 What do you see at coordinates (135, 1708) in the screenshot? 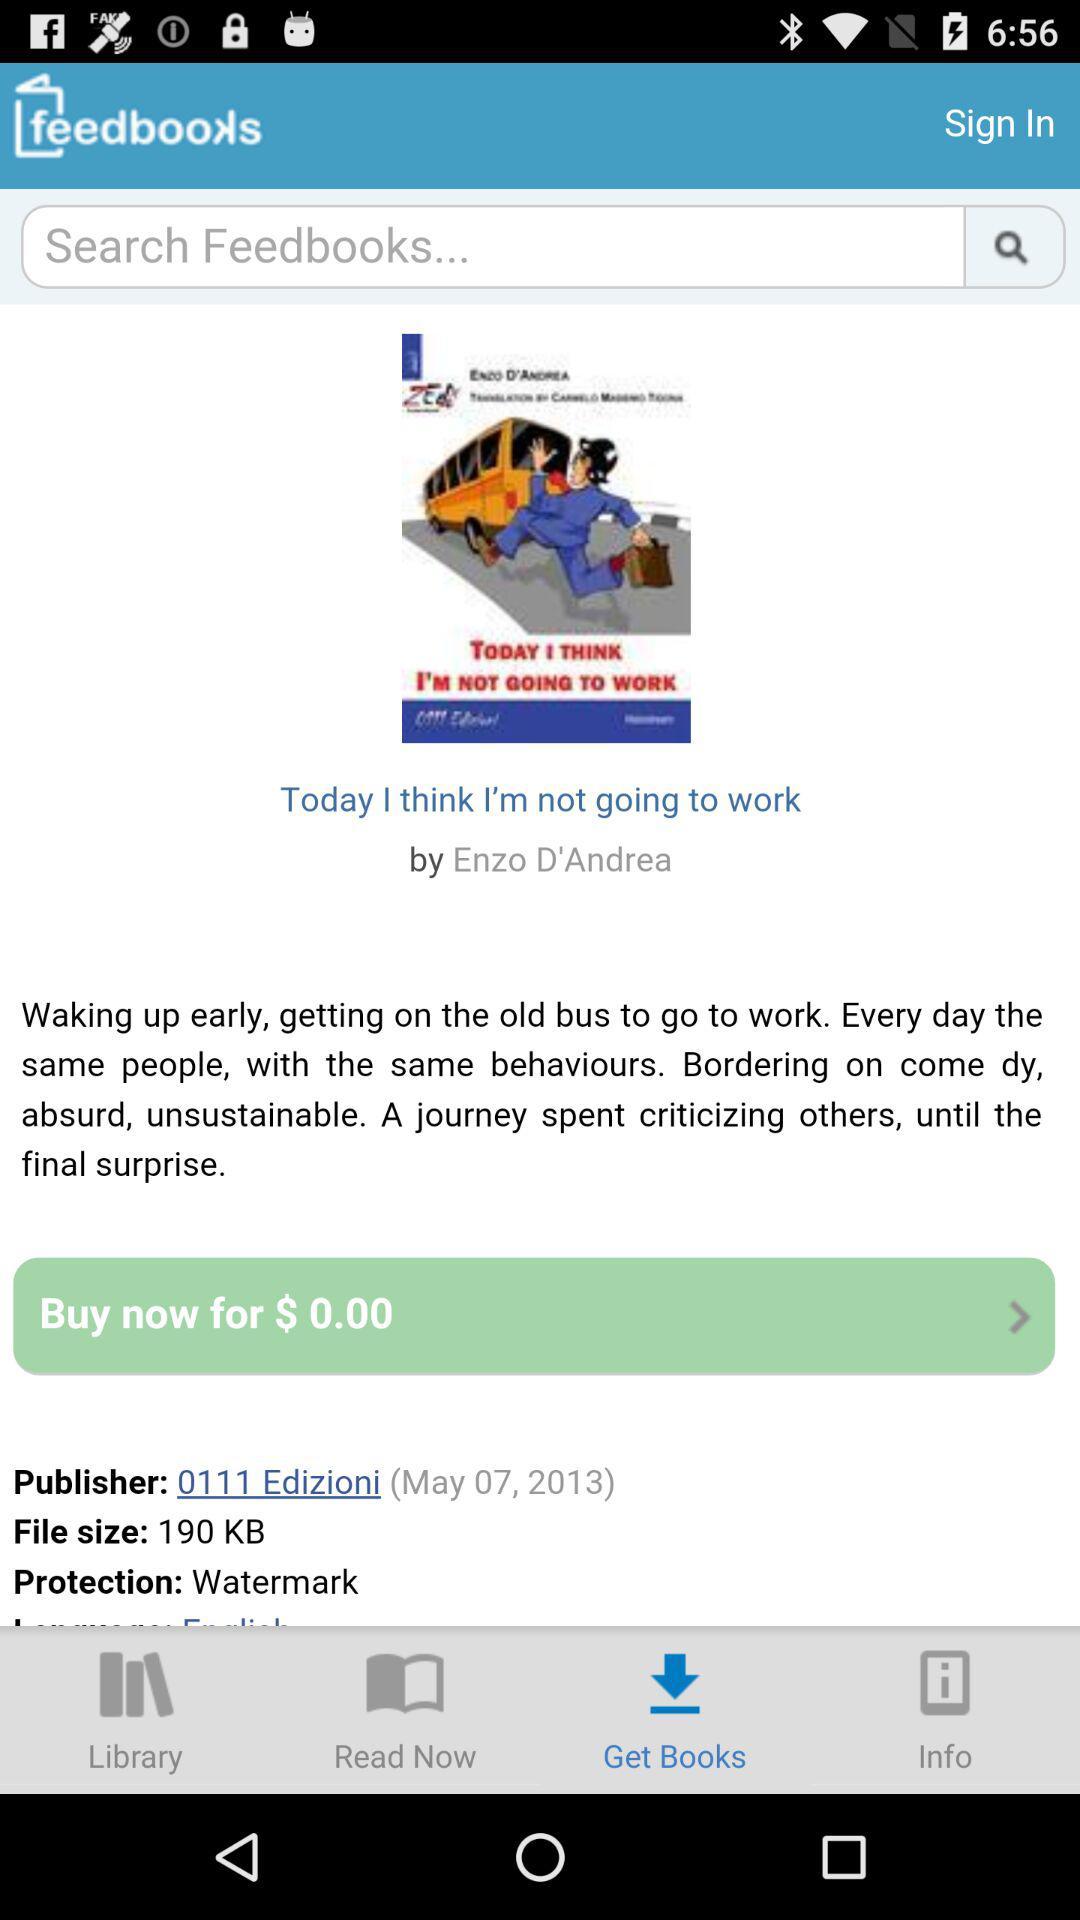
I see `the library option` at bounding box center [135, 1708].